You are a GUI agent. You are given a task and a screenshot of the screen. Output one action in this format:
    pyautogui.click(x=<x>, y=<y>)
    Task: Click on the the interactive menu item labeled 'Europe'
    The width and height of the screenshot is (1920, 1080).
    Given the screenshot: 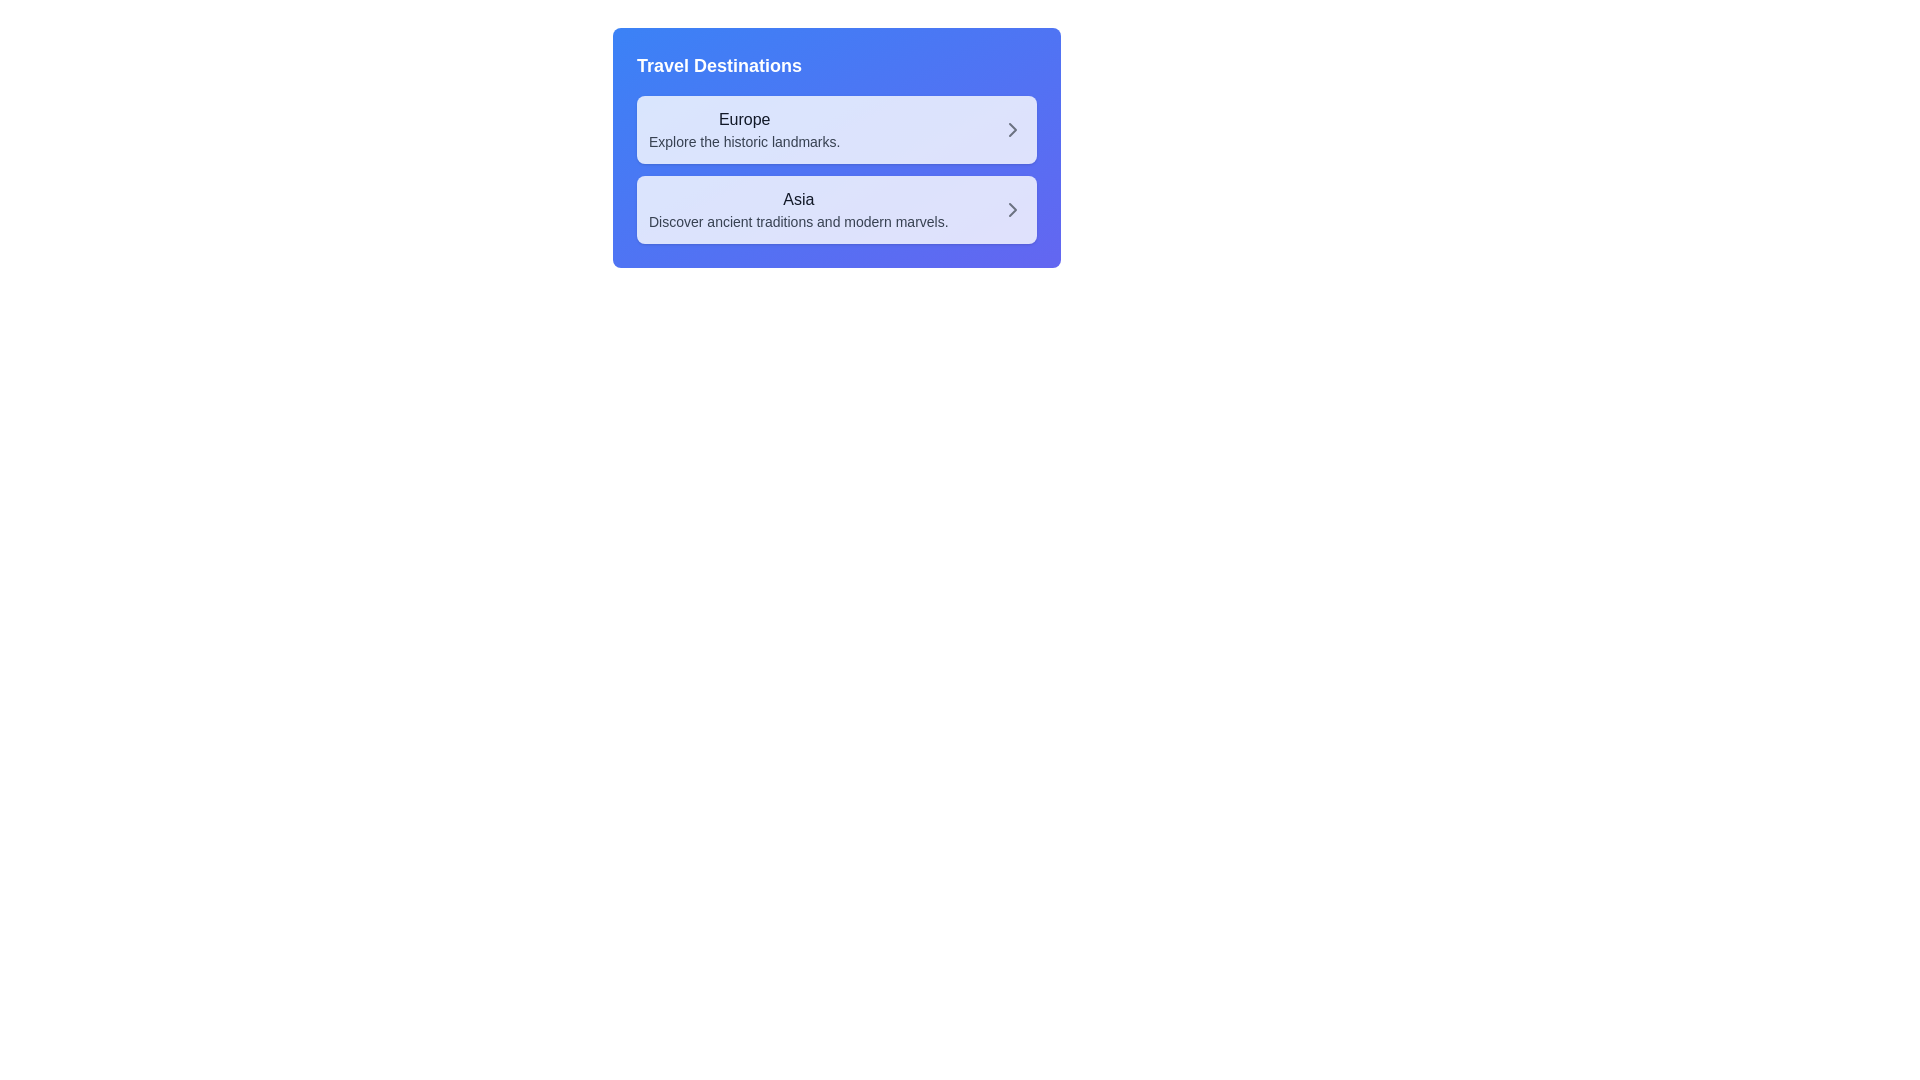 What is the action you would take?
    pyautogui.click(x=836, y=130)
    